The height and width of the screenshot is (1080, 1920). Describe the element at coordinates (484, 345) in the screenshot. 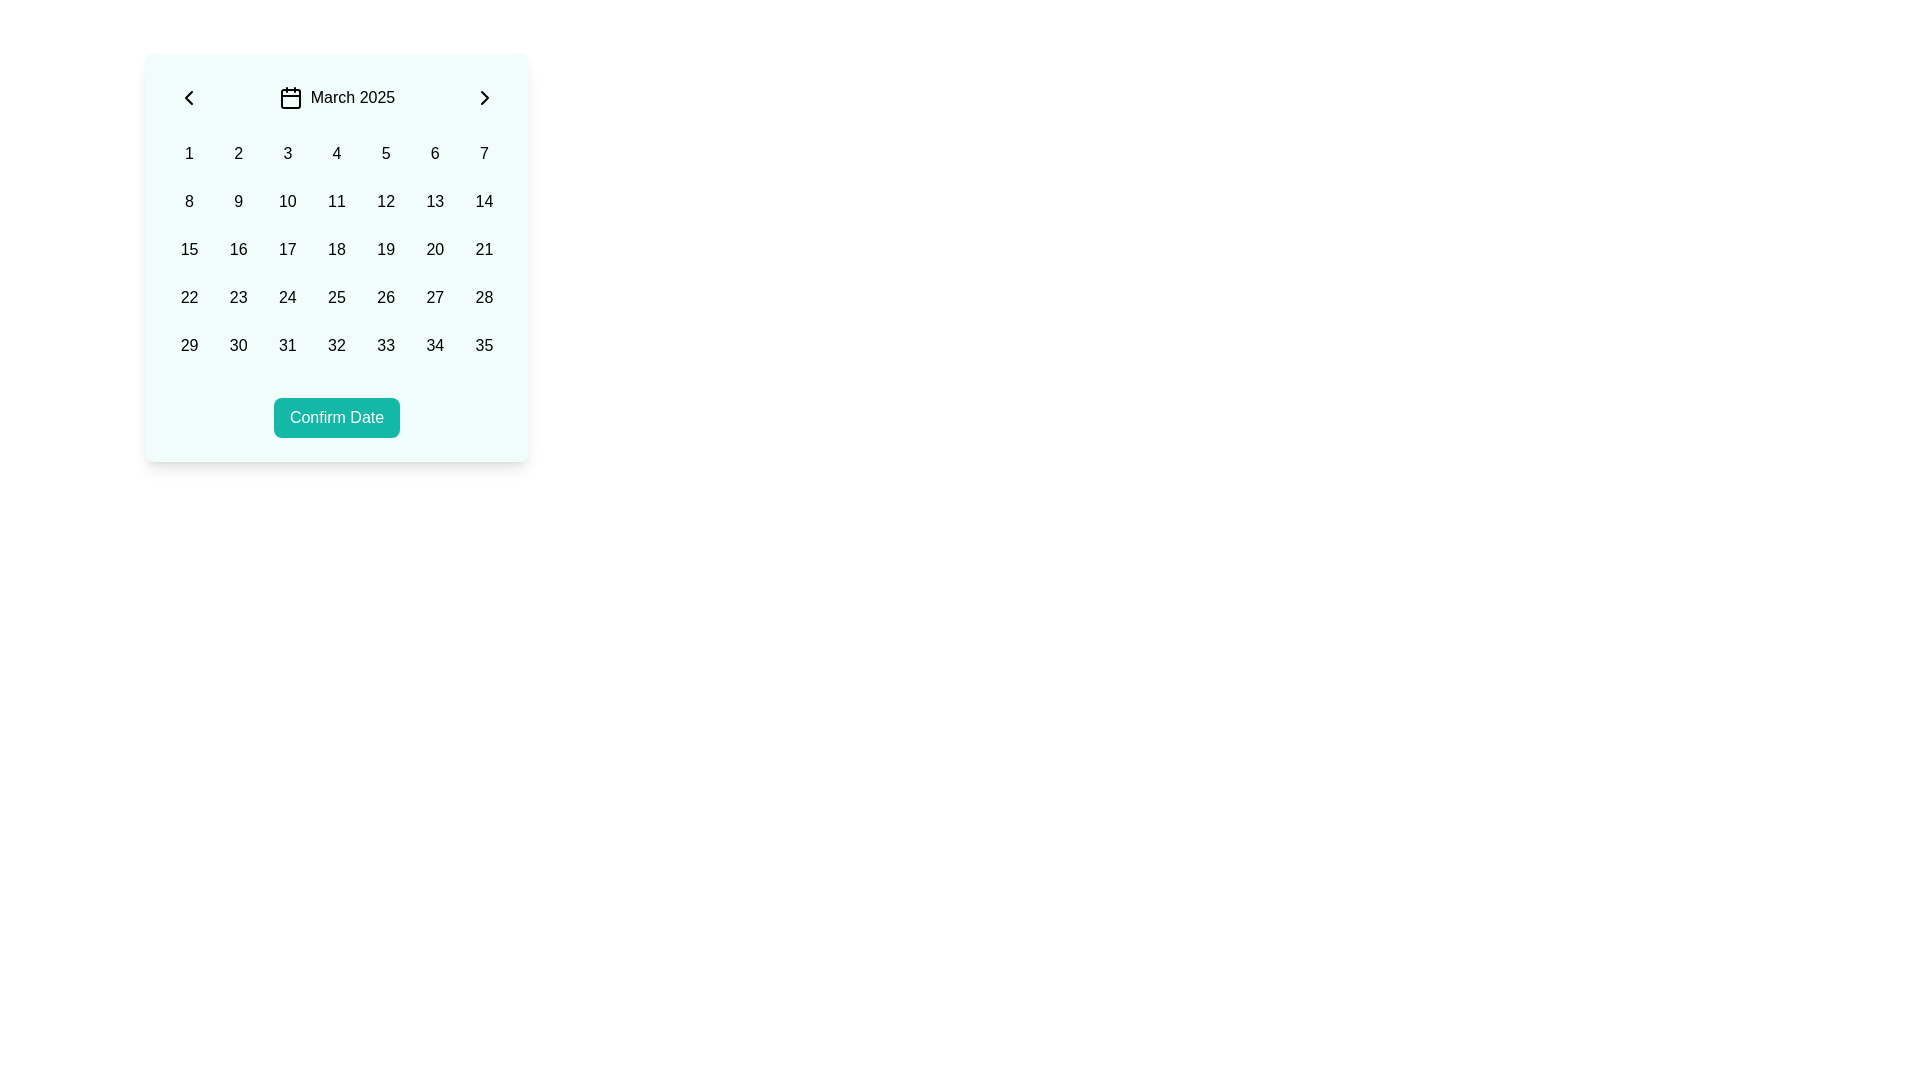

I see `the button-like interactive grid cell element containing the text '35'` at that location.